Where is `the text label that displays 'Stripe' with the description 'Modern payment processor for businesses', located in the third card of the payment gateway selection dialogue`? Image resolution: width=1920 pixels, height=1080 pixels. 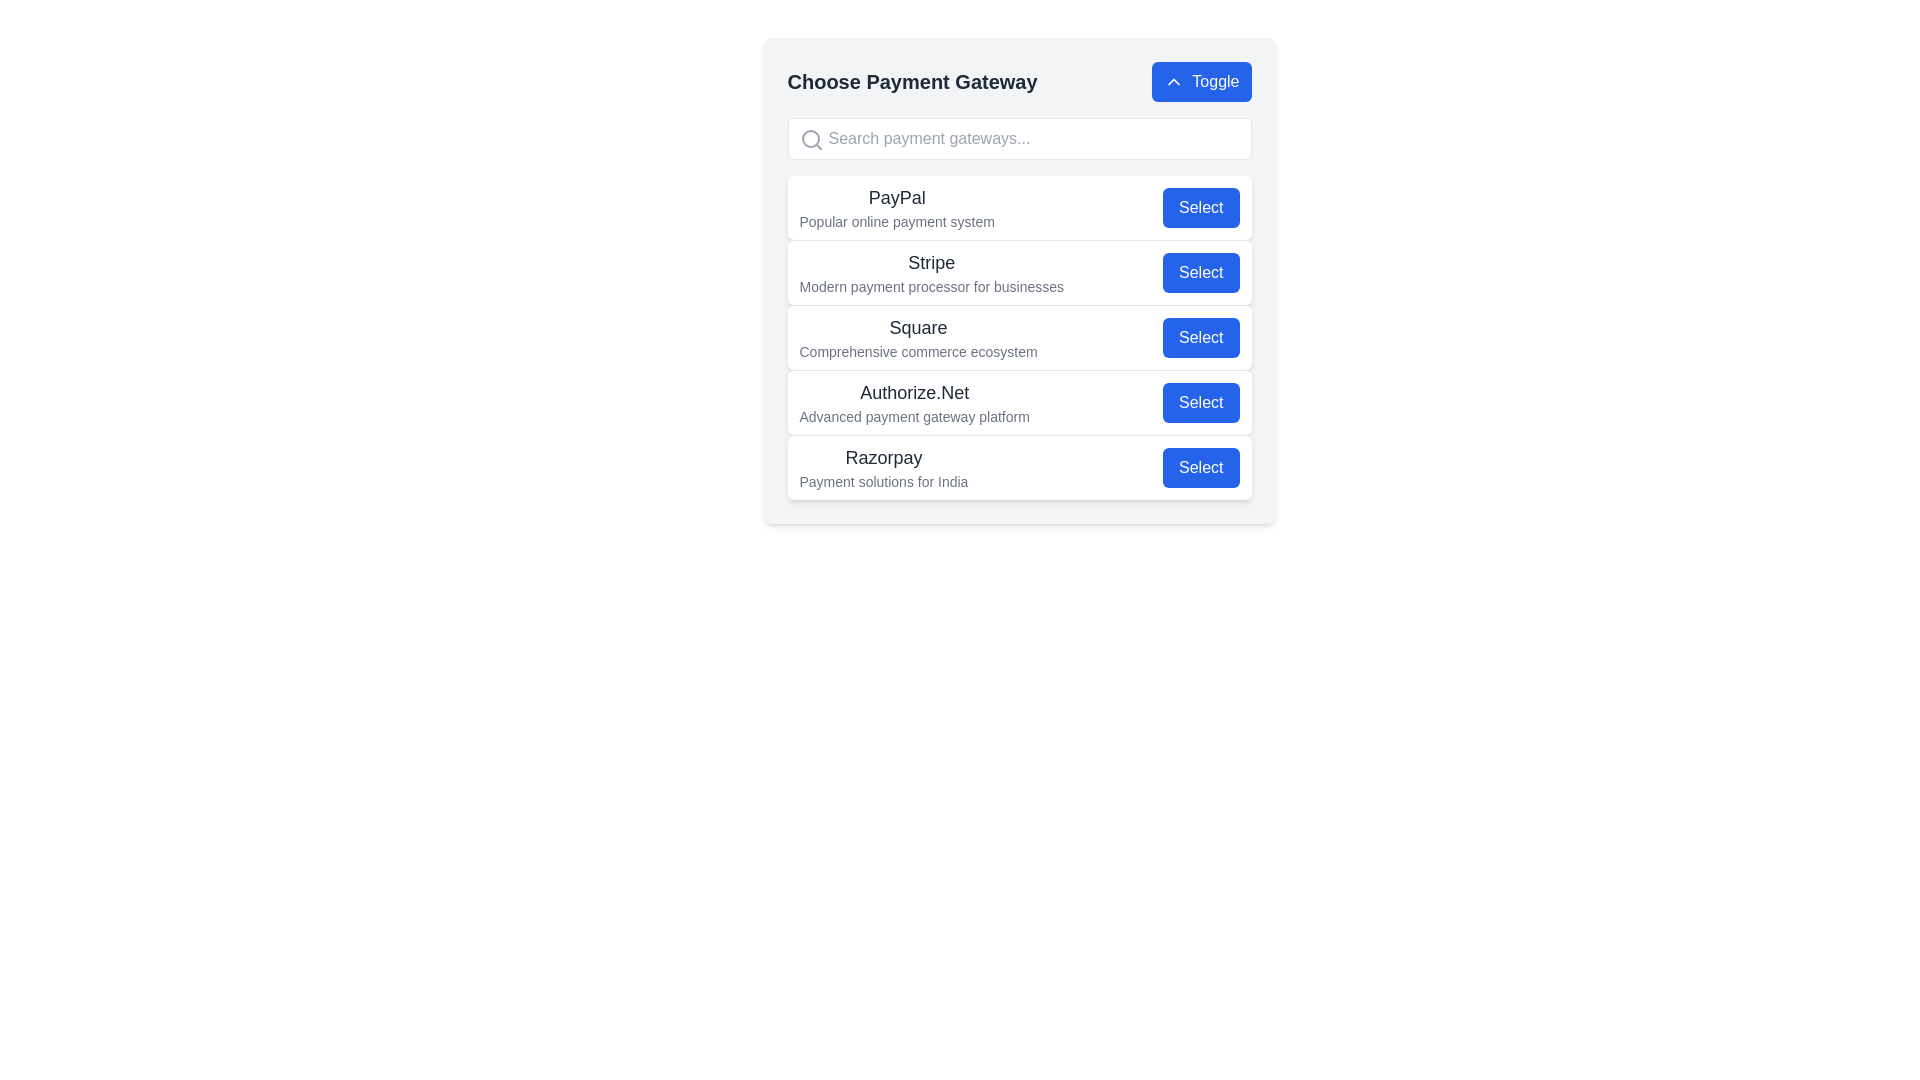 the text label that displays 'Stripe' with the description 'Modern payment processor for businesses', located in the third card of the payment gateway selection dialogue is located at coordinates (930, 273).